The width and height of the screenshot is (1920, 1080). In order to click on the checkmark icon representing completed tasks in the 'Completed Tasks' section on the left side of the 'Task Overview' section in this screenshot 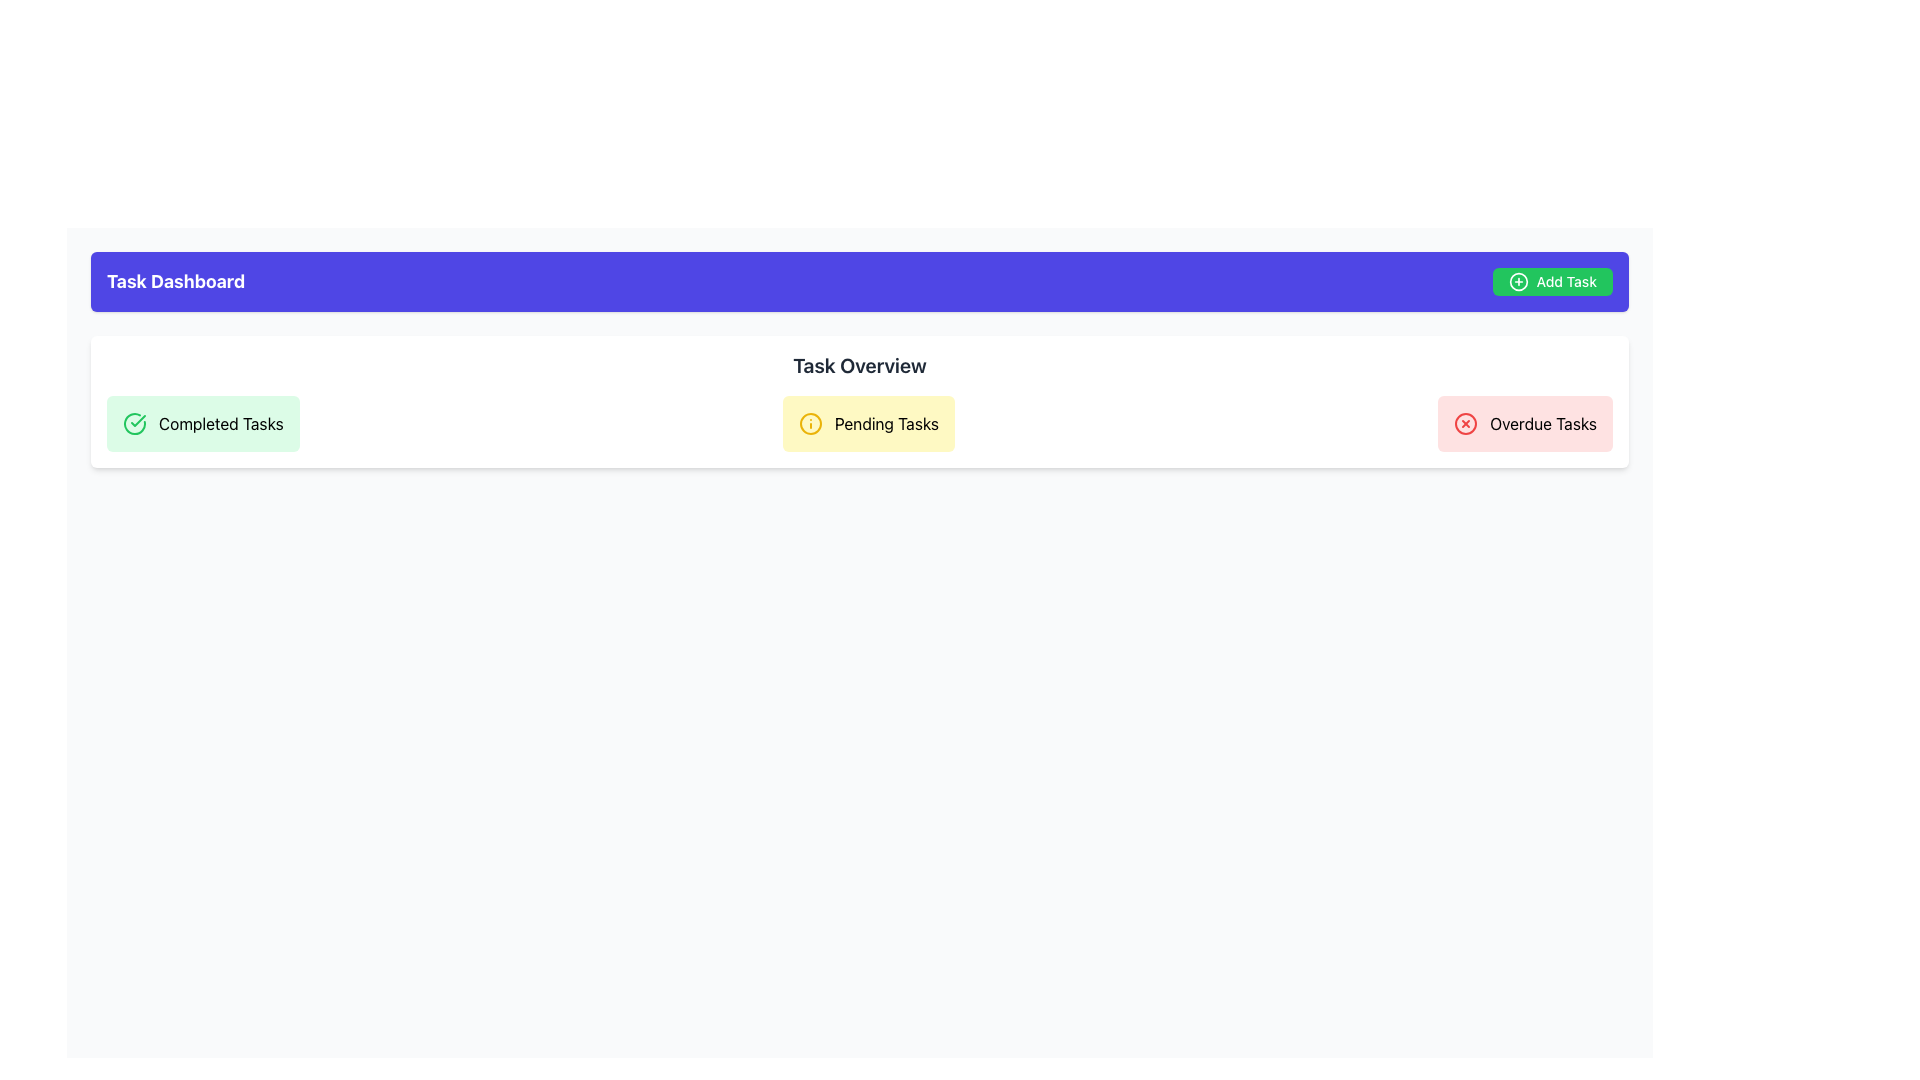, I will do `click(137, 419)`.